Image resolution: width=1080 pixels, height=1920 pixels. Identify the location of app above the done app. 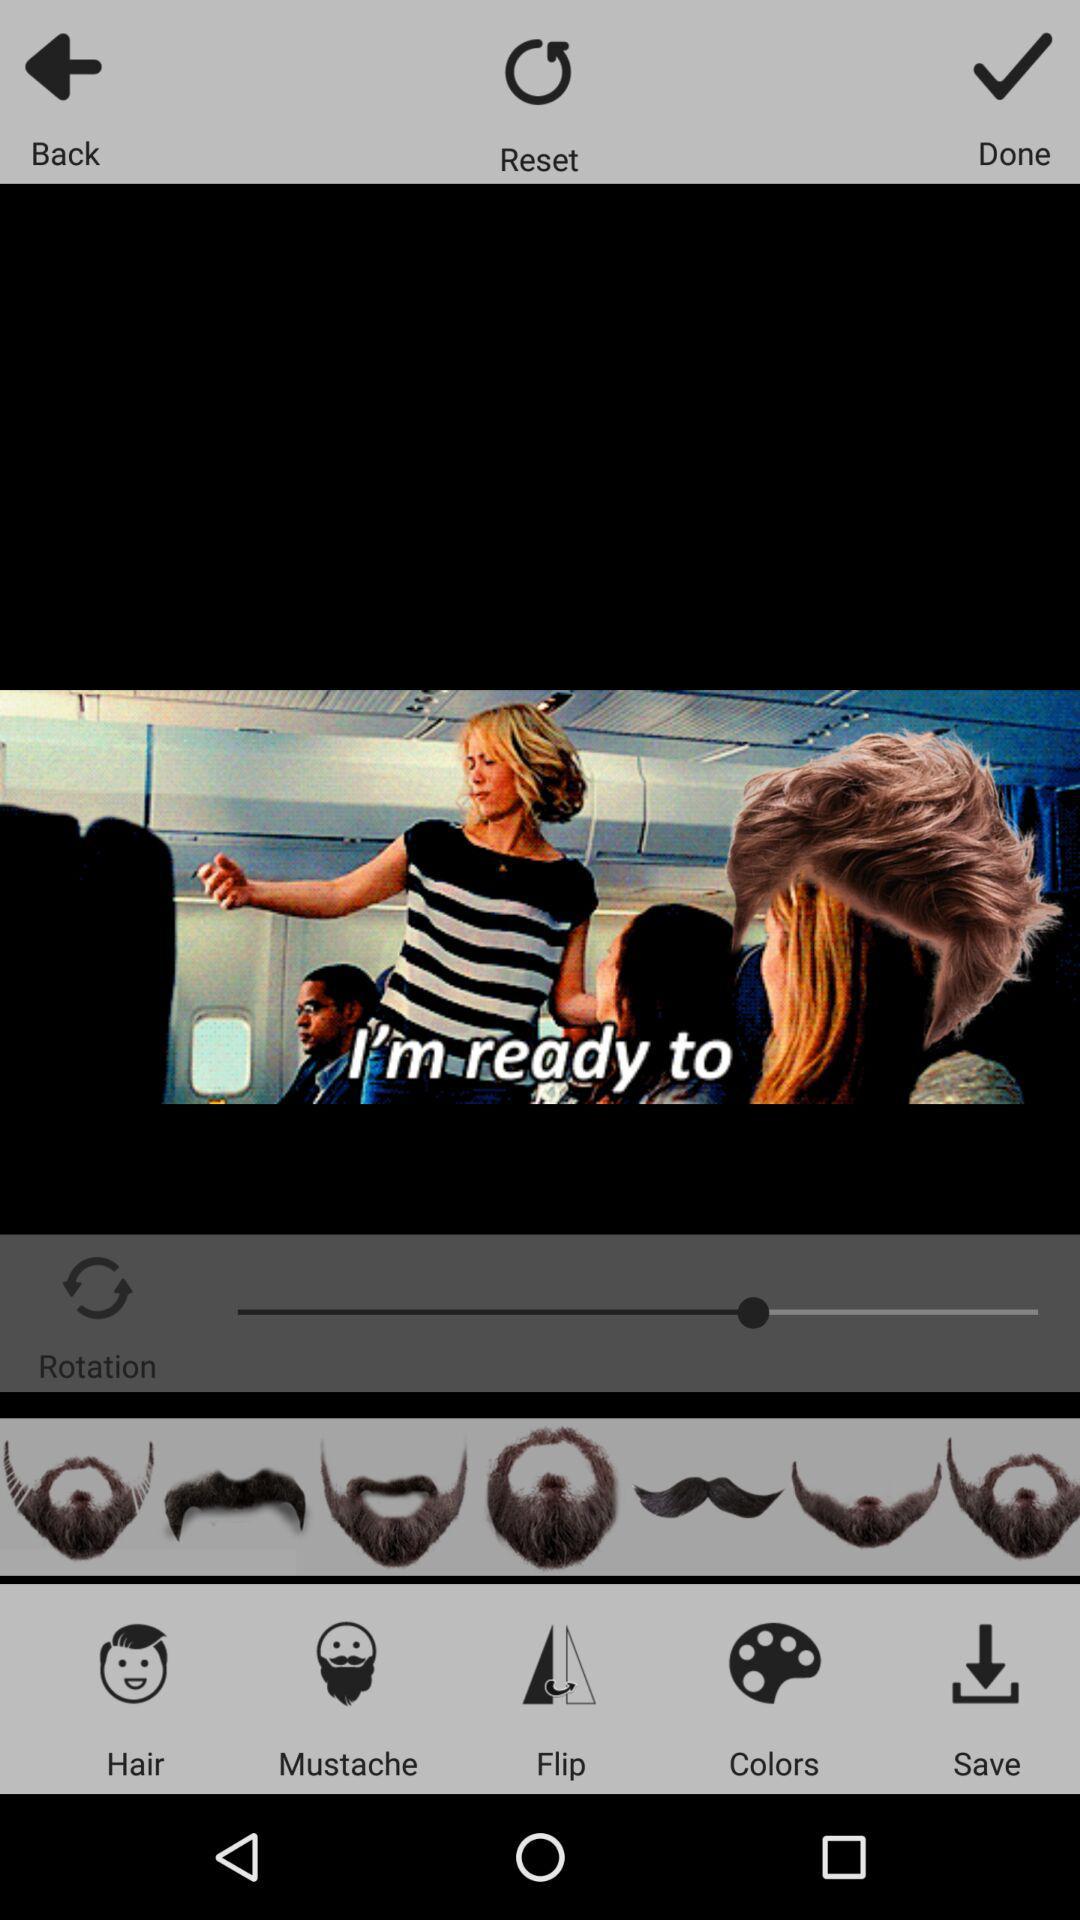
(1014, 65).